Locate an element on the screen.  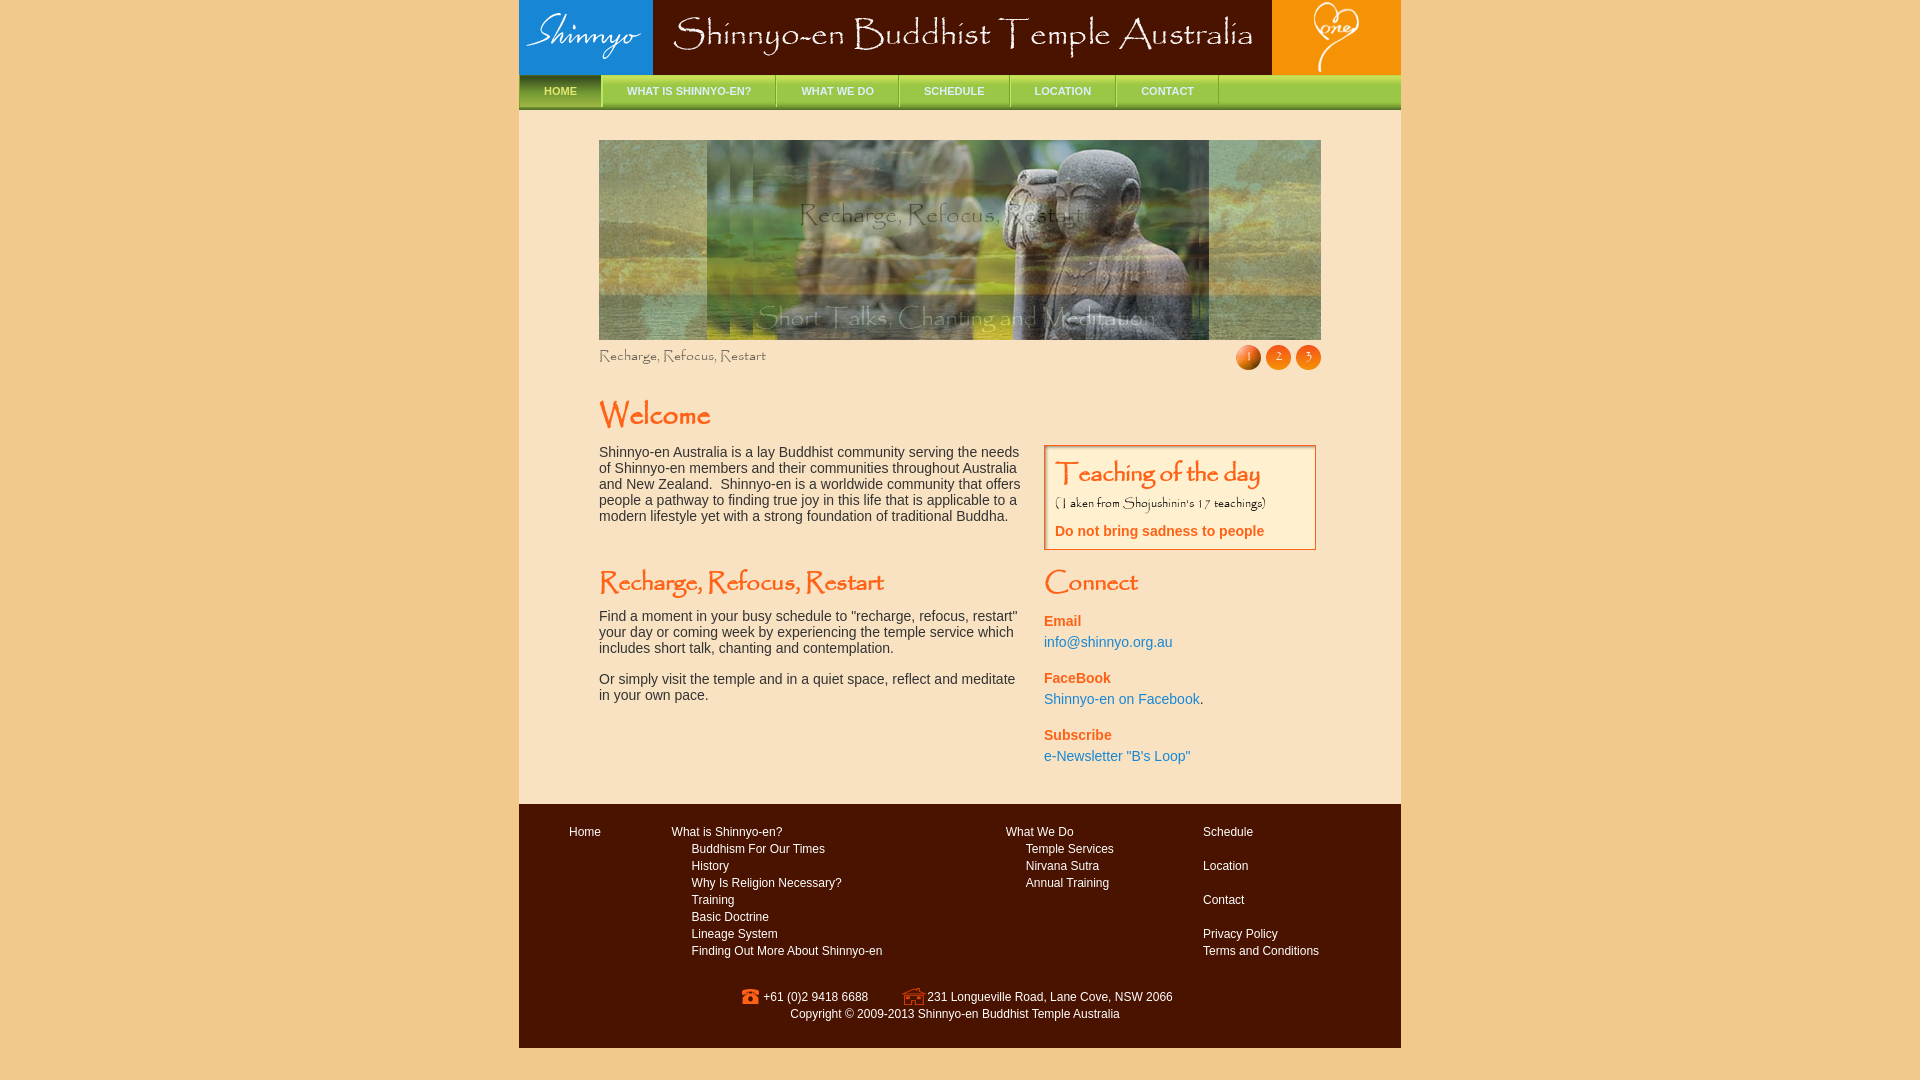
'Nirvana Sutra' is located at coordinates (1061, 865).